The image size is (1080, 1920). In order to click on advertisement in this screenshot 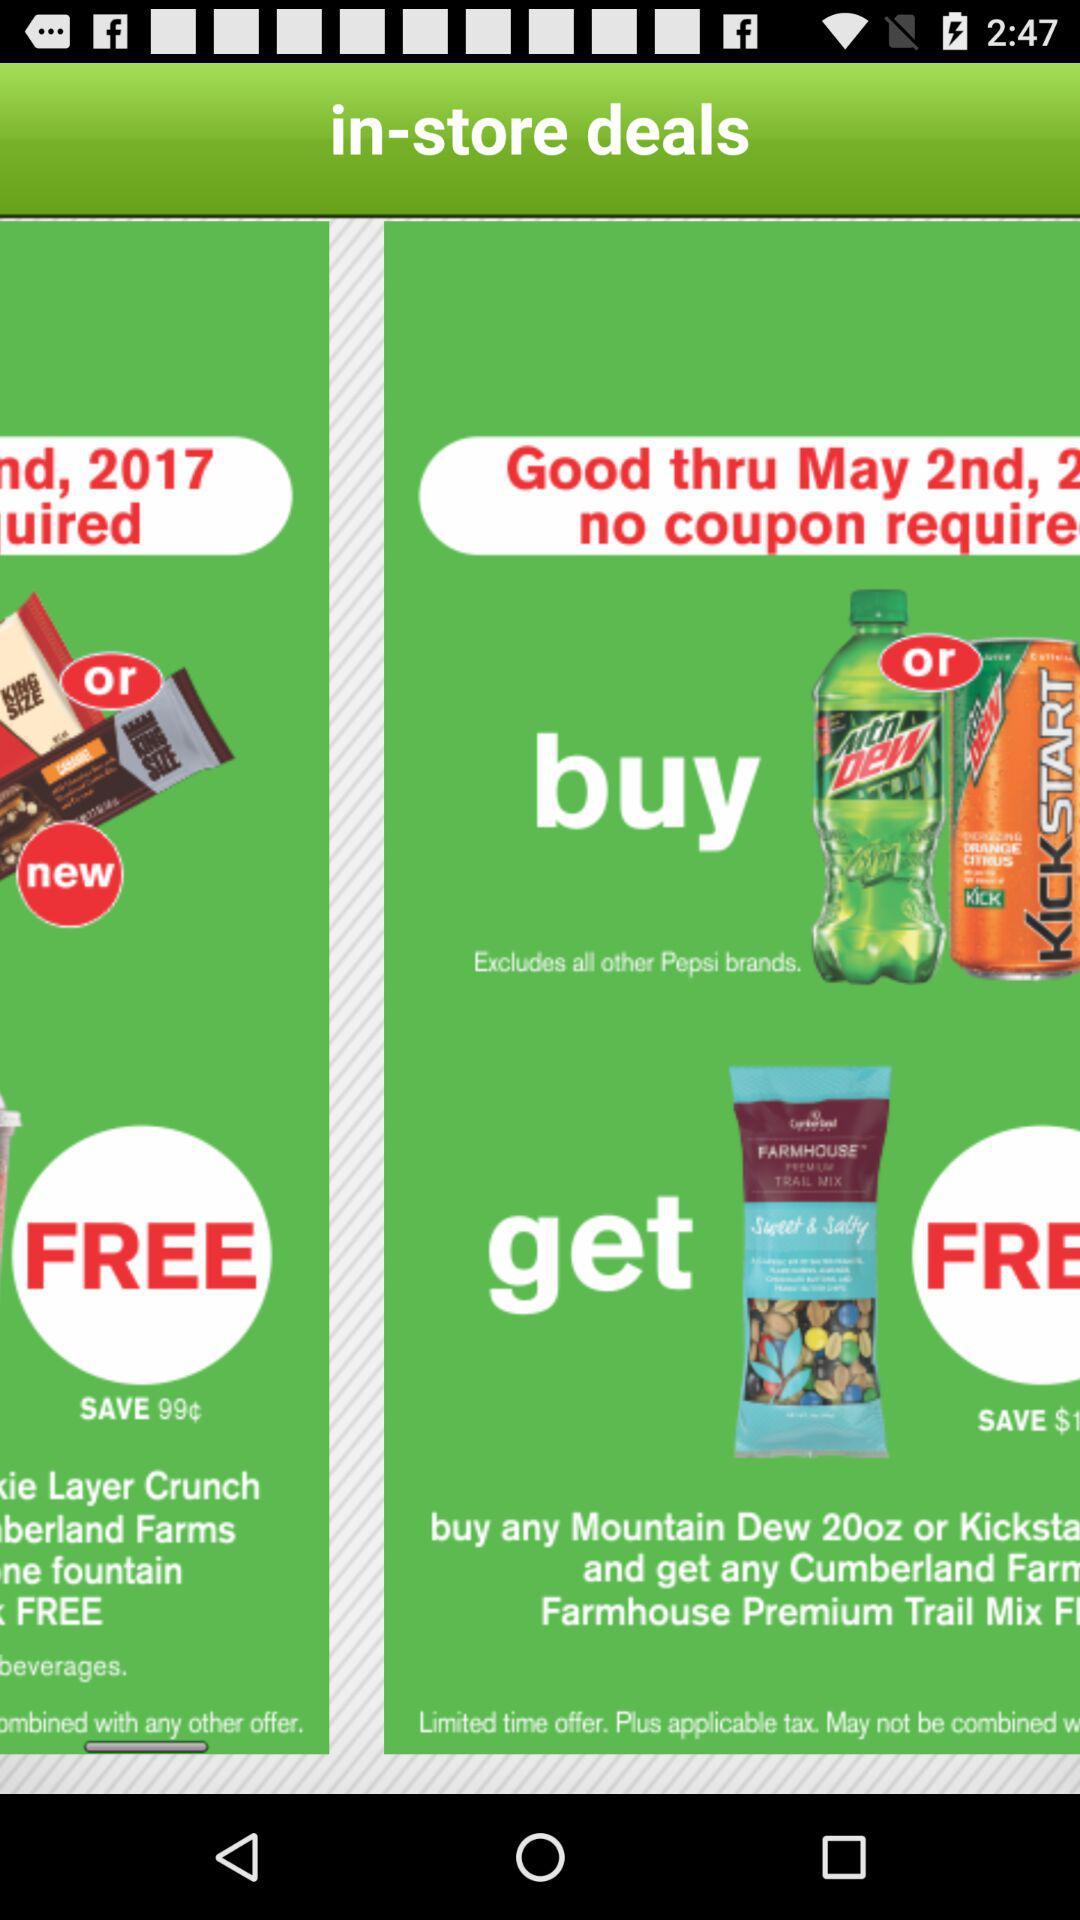, I will do `click(163, 987)`.